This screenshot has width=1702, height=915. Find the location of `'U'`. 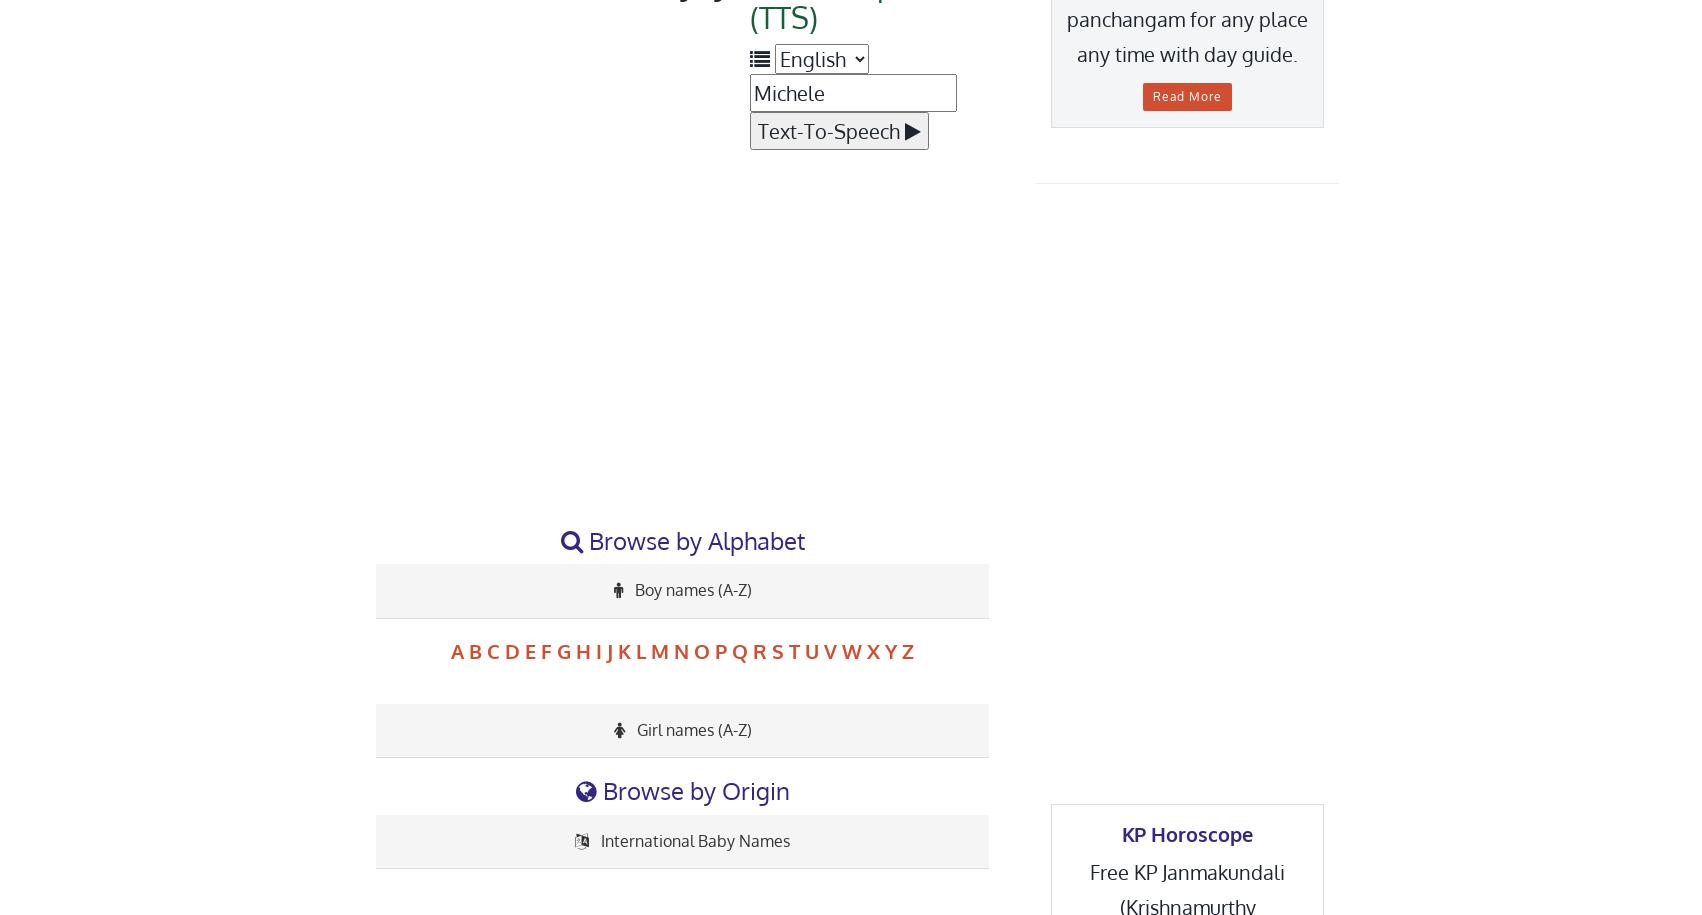

'U' is located at coordinates (811, 650).